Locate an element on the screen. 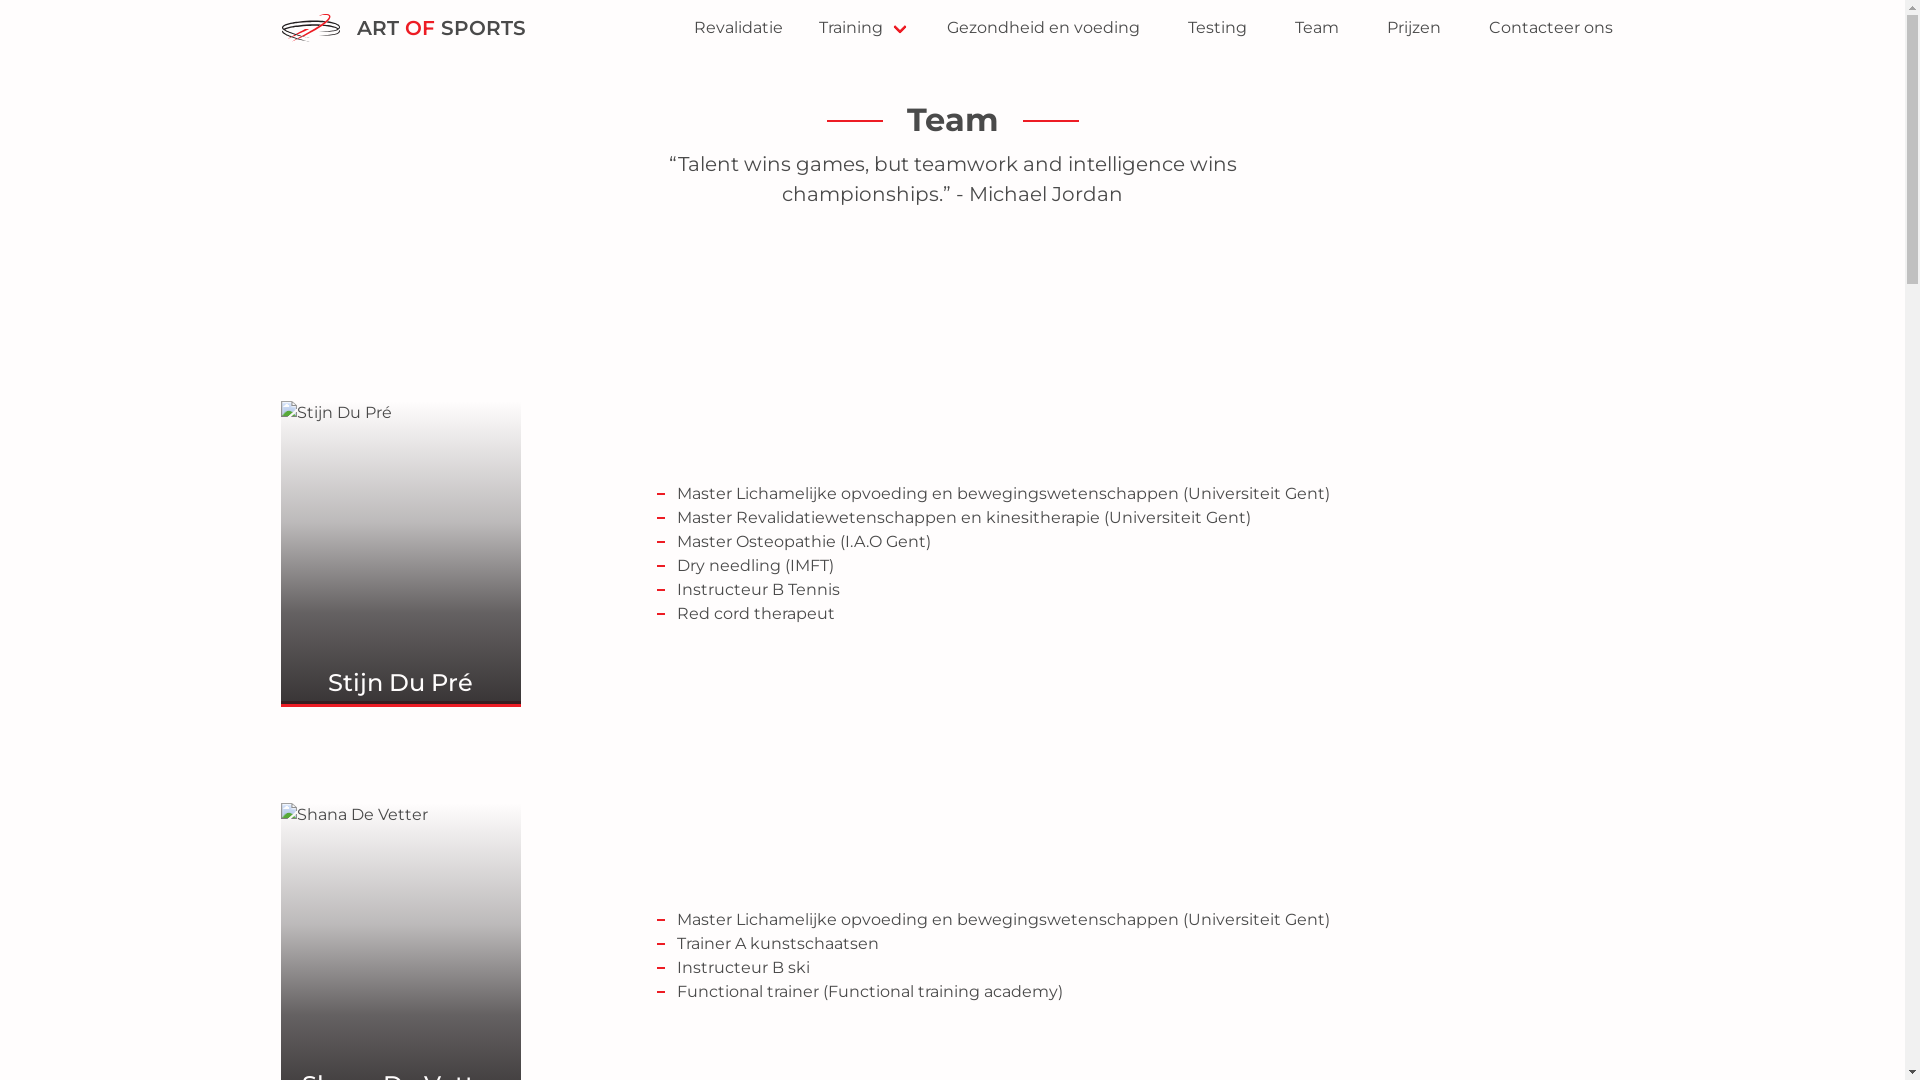 This screenshot has width=1920, height=1080. 'Revalidatie' is located at coordinates (737, 27).